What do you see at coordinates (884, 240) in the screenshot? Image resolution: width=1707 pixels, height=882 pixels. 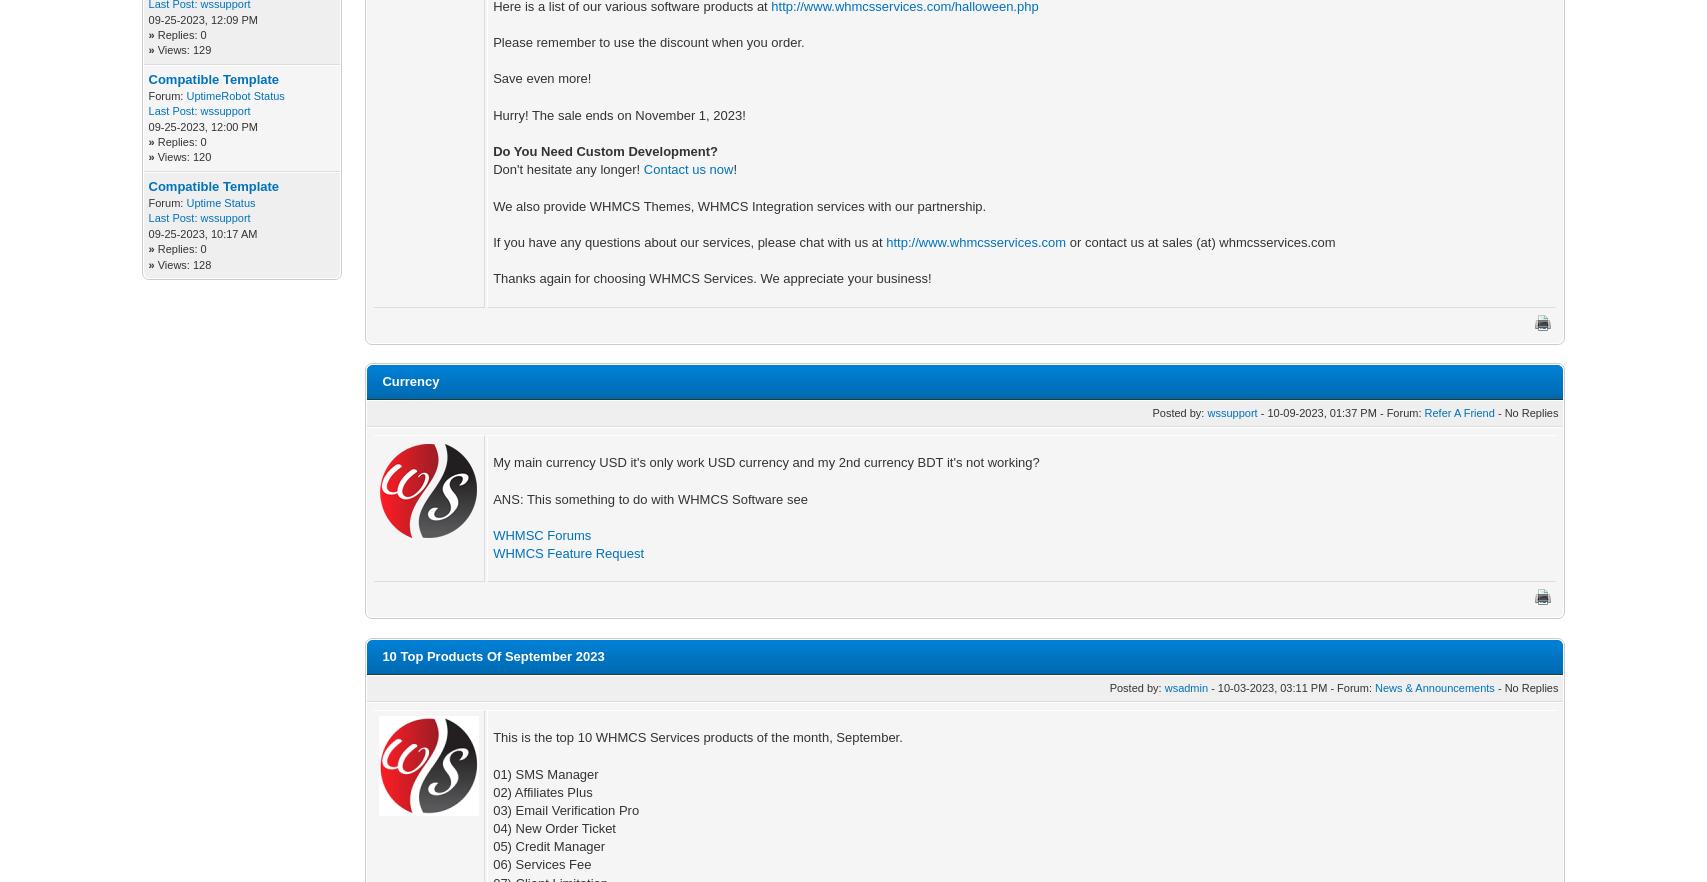 I see `'http://www.whmcsservices.com'` at bounding box center [884, 240].